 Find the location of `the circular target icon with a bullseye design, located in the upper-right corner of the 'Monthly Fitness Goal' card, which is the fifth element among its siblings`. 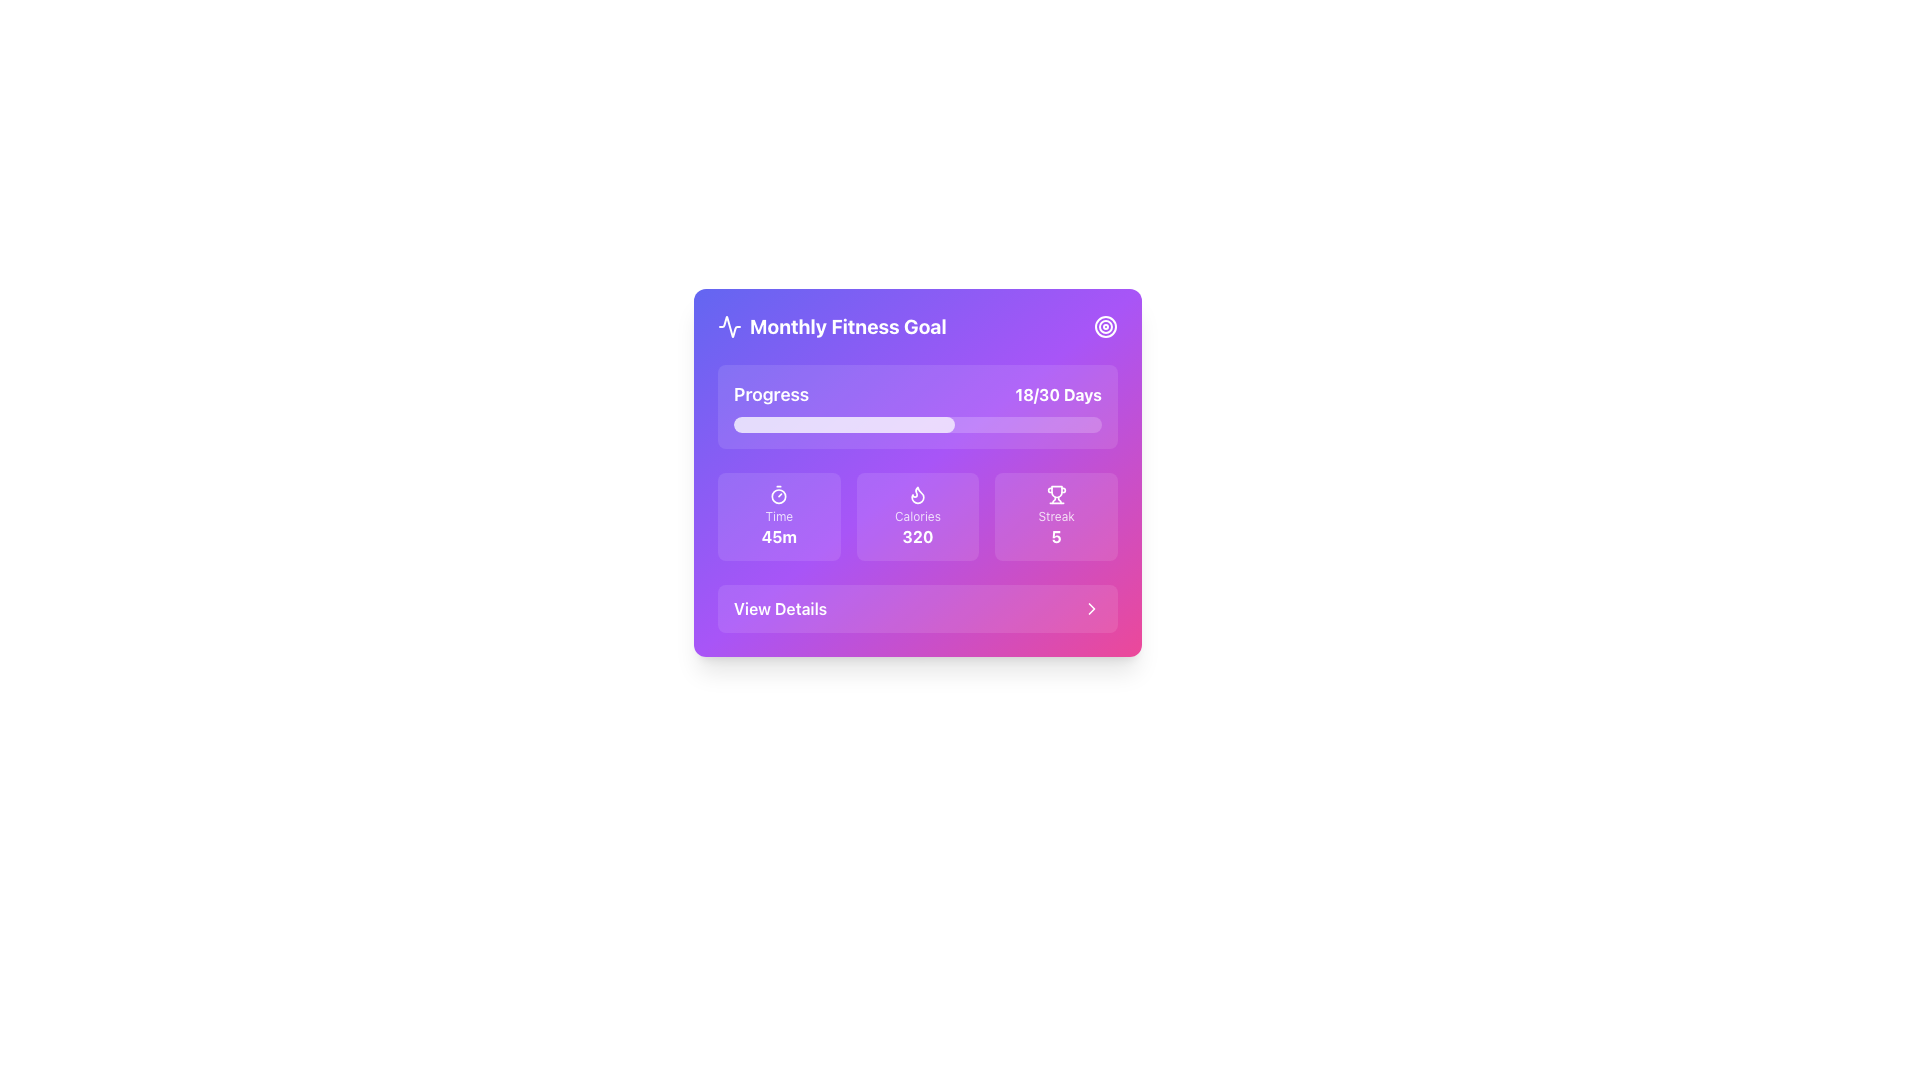

the circular target icon with a bullseye design, located in the upper-right corner of the 'Monthly Fitness Goal' card, which is the fifth element among its siblings is located at coordinates (1104, 326).